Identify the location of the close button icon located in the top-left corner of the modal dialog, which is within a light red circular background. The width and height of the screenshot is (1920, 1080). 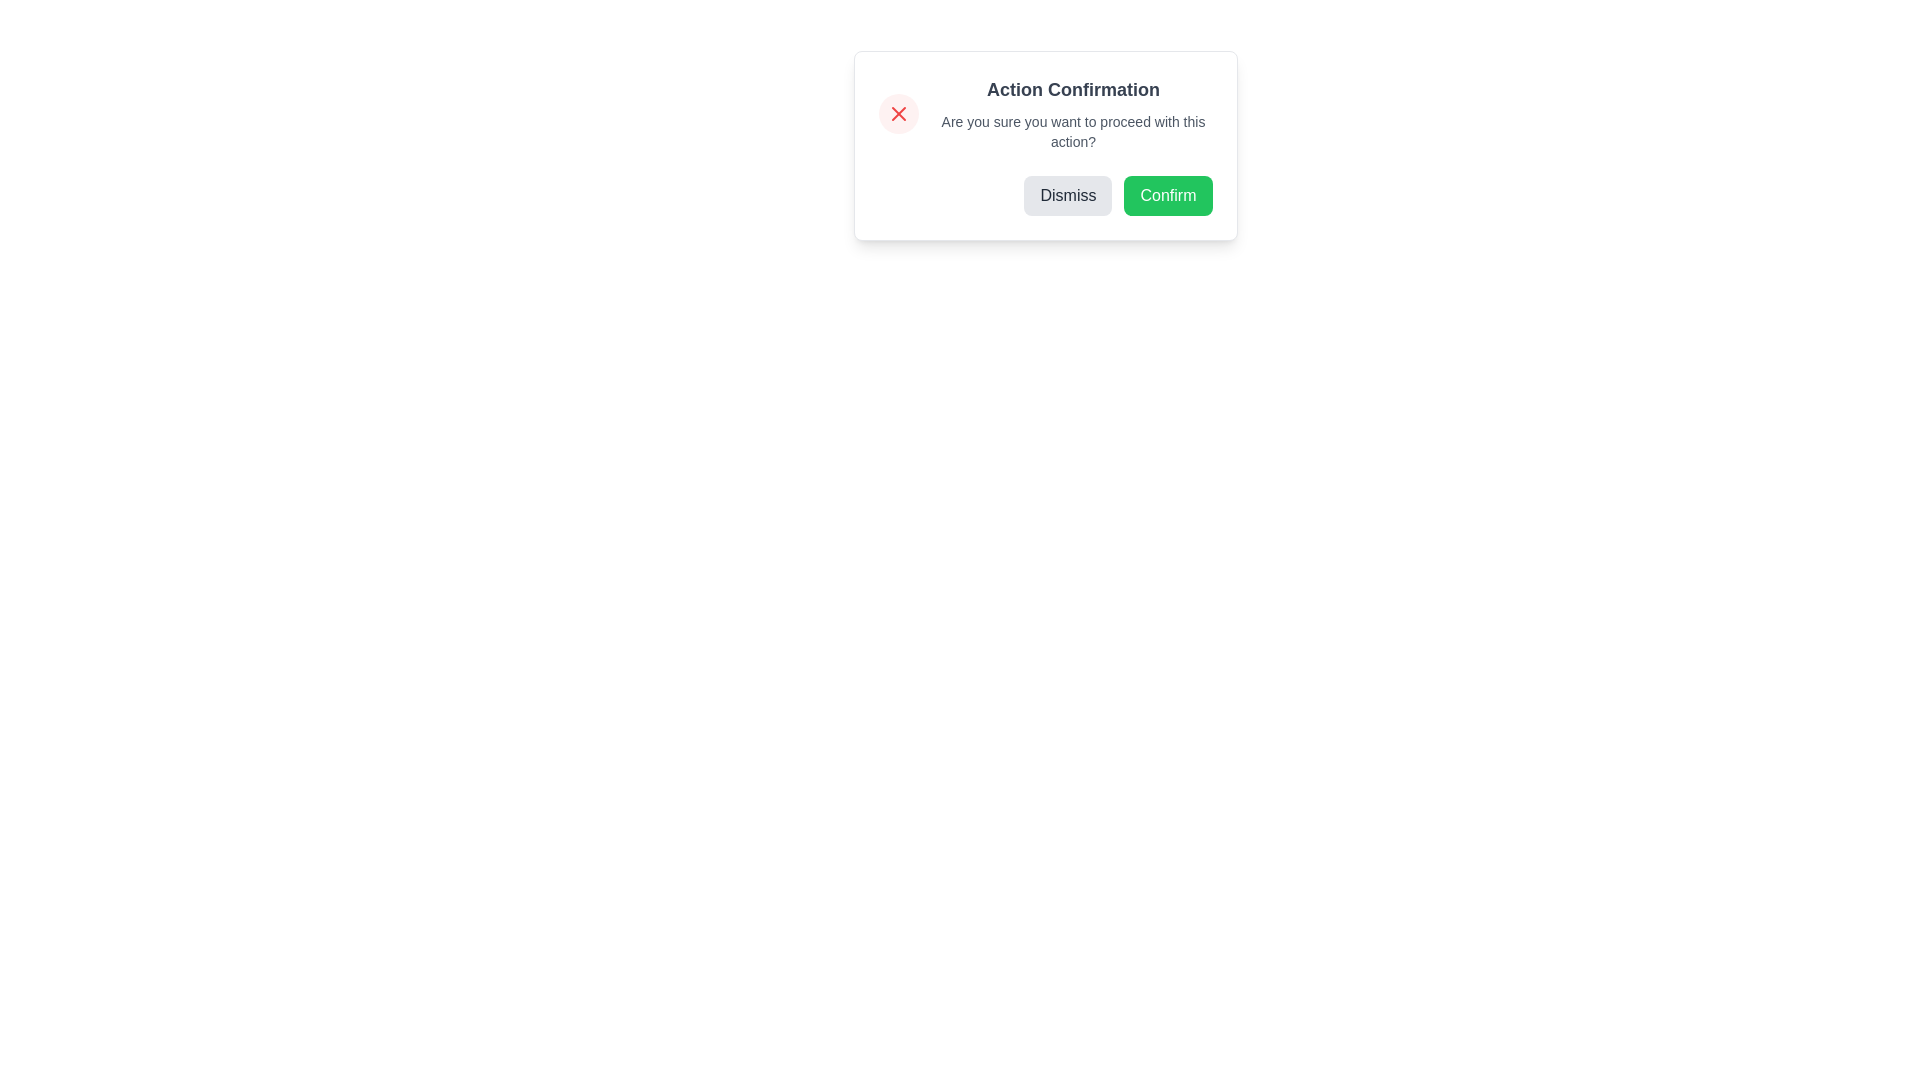
(897, 114).